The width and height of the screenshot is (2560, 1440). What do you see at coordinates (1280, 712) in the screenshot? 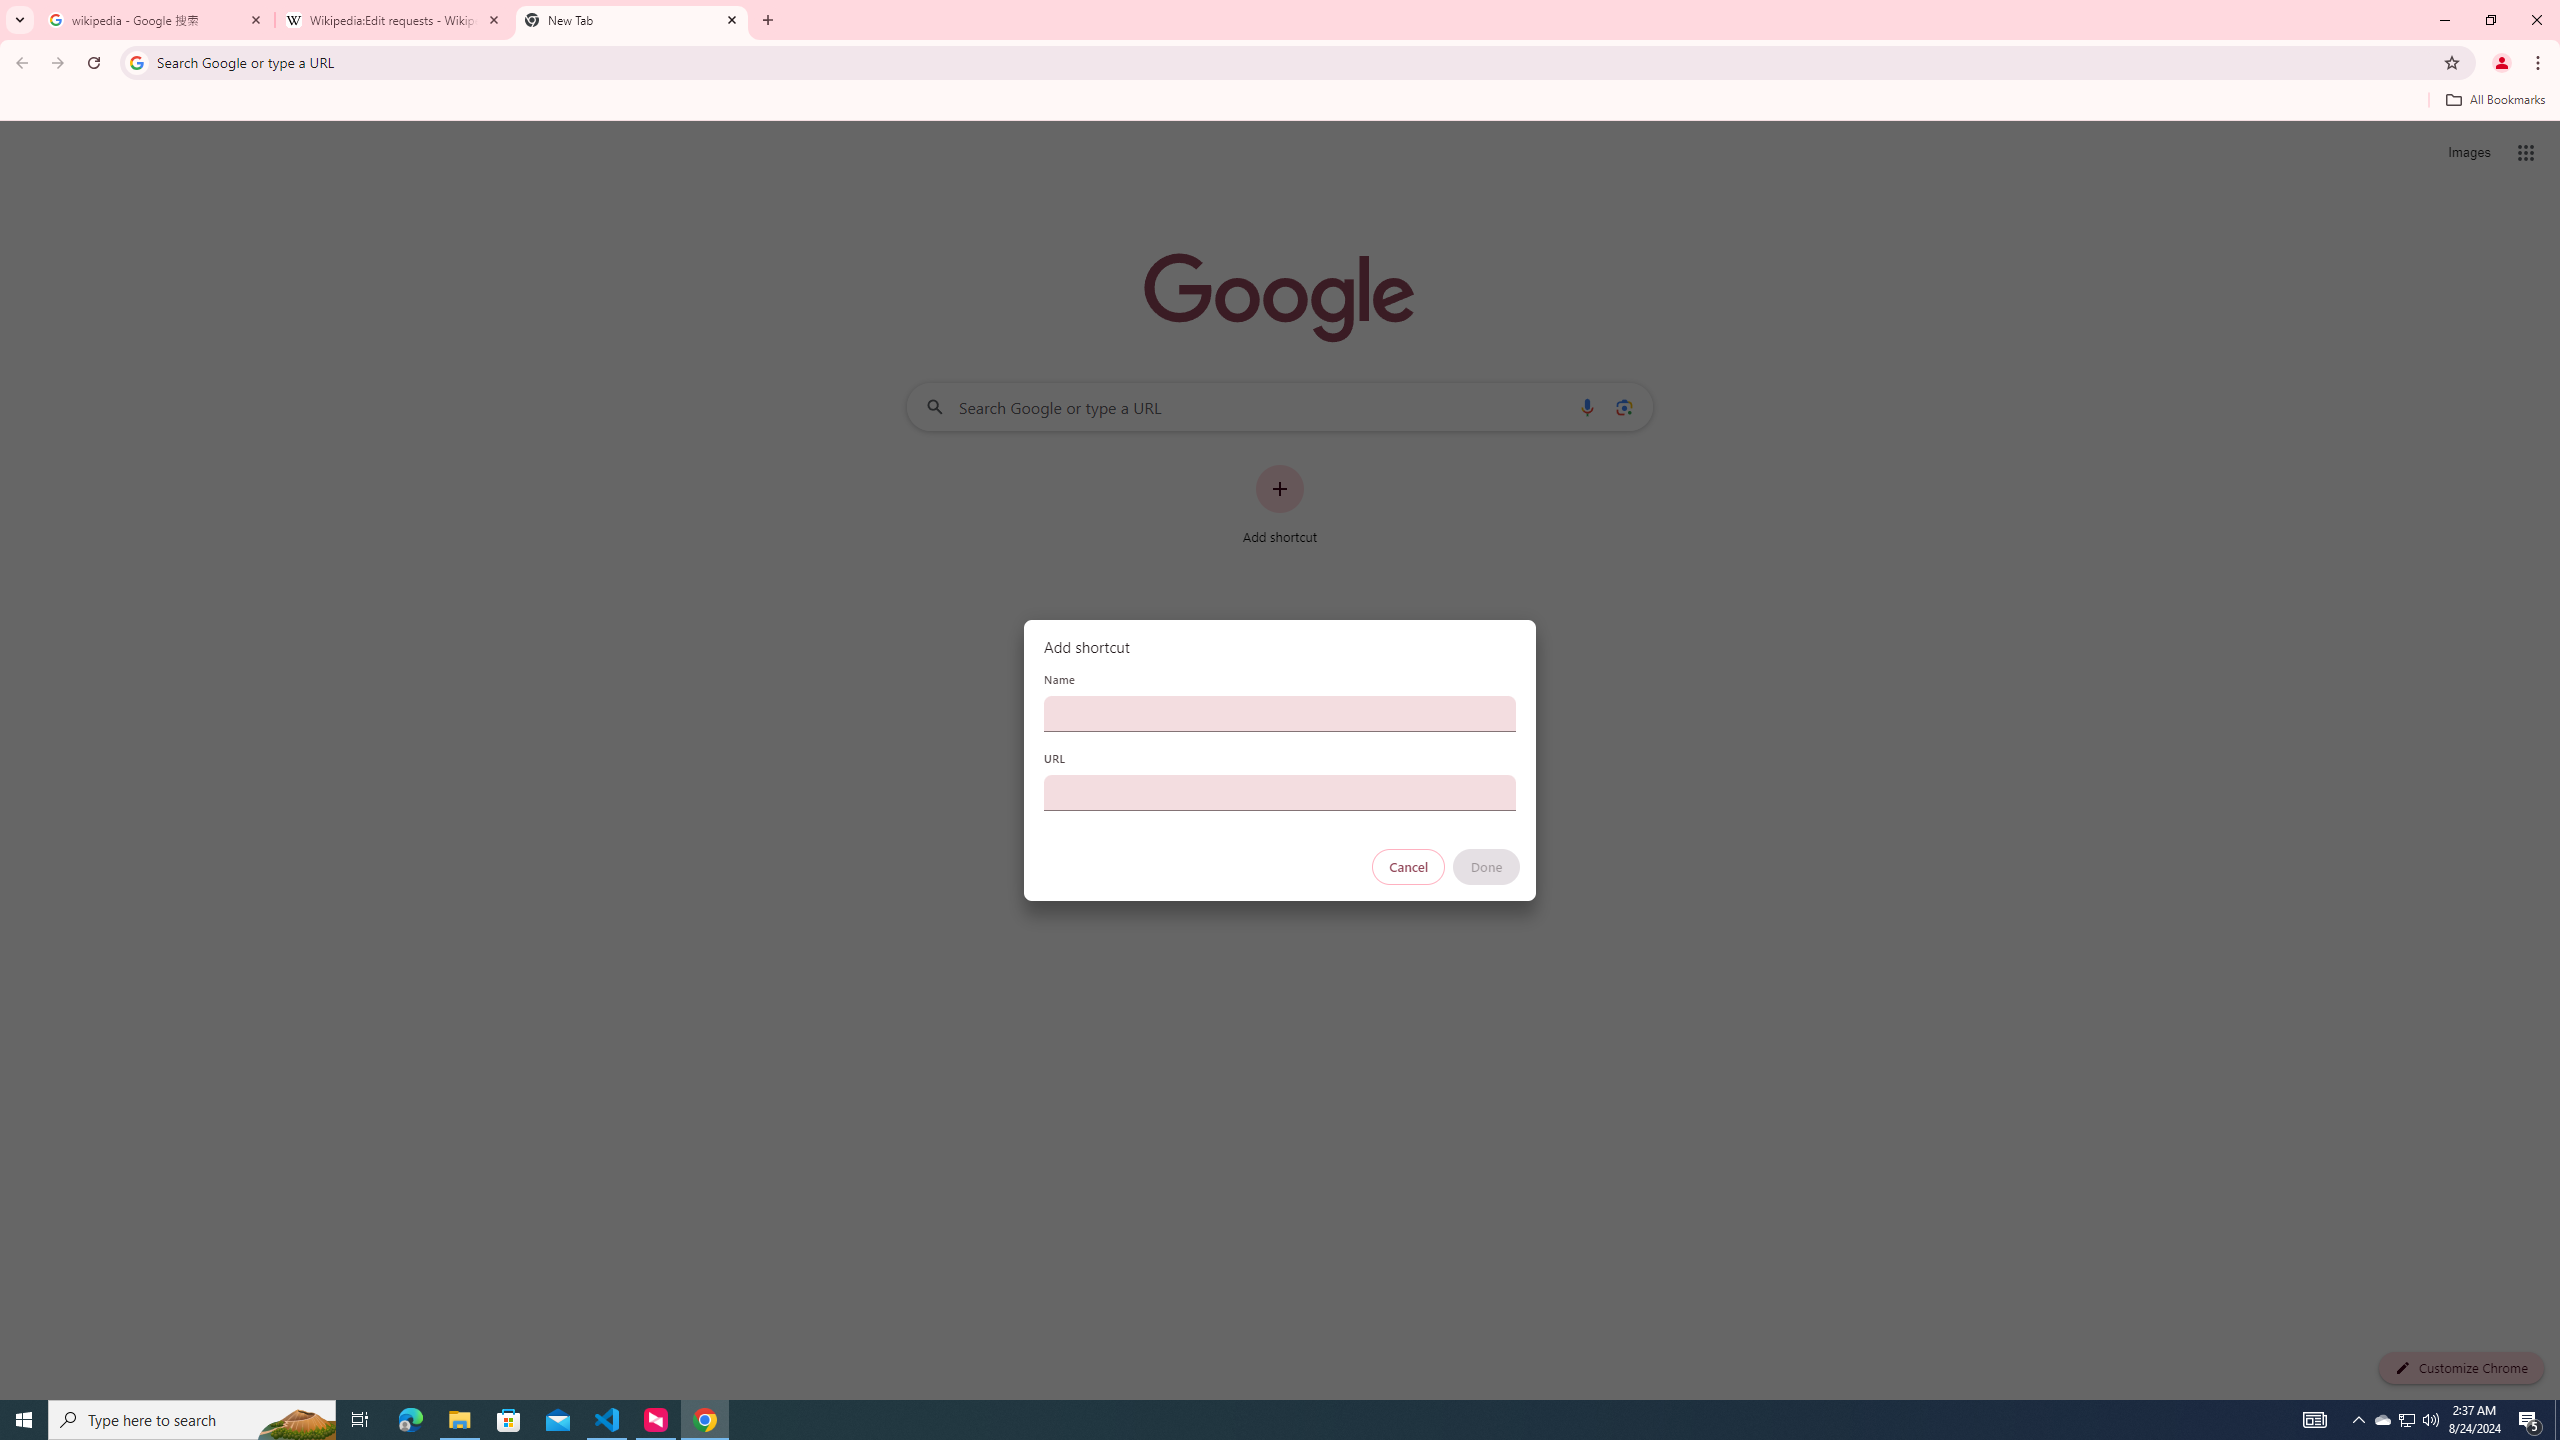
I see `'Name'` at bounding box center [1280, 712].